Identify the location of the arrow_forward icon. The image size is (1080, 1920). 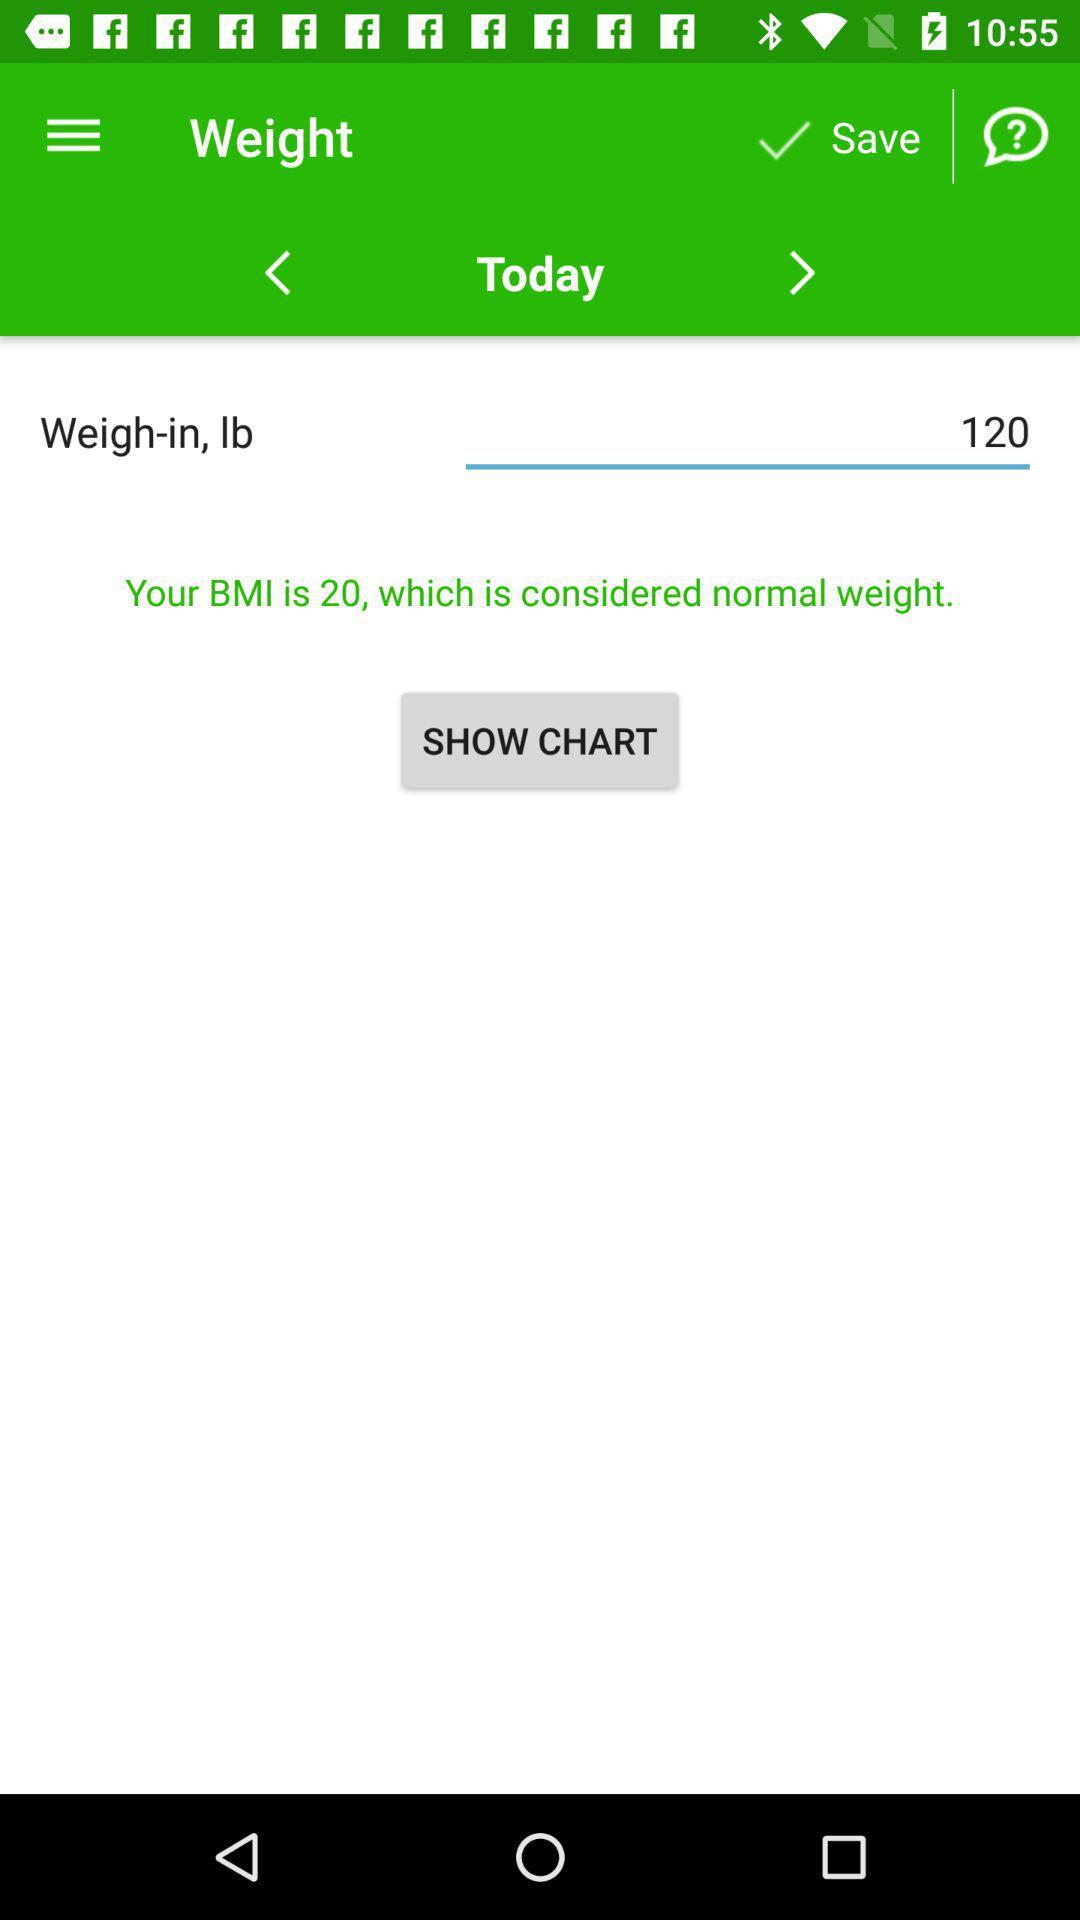
(801, 272).